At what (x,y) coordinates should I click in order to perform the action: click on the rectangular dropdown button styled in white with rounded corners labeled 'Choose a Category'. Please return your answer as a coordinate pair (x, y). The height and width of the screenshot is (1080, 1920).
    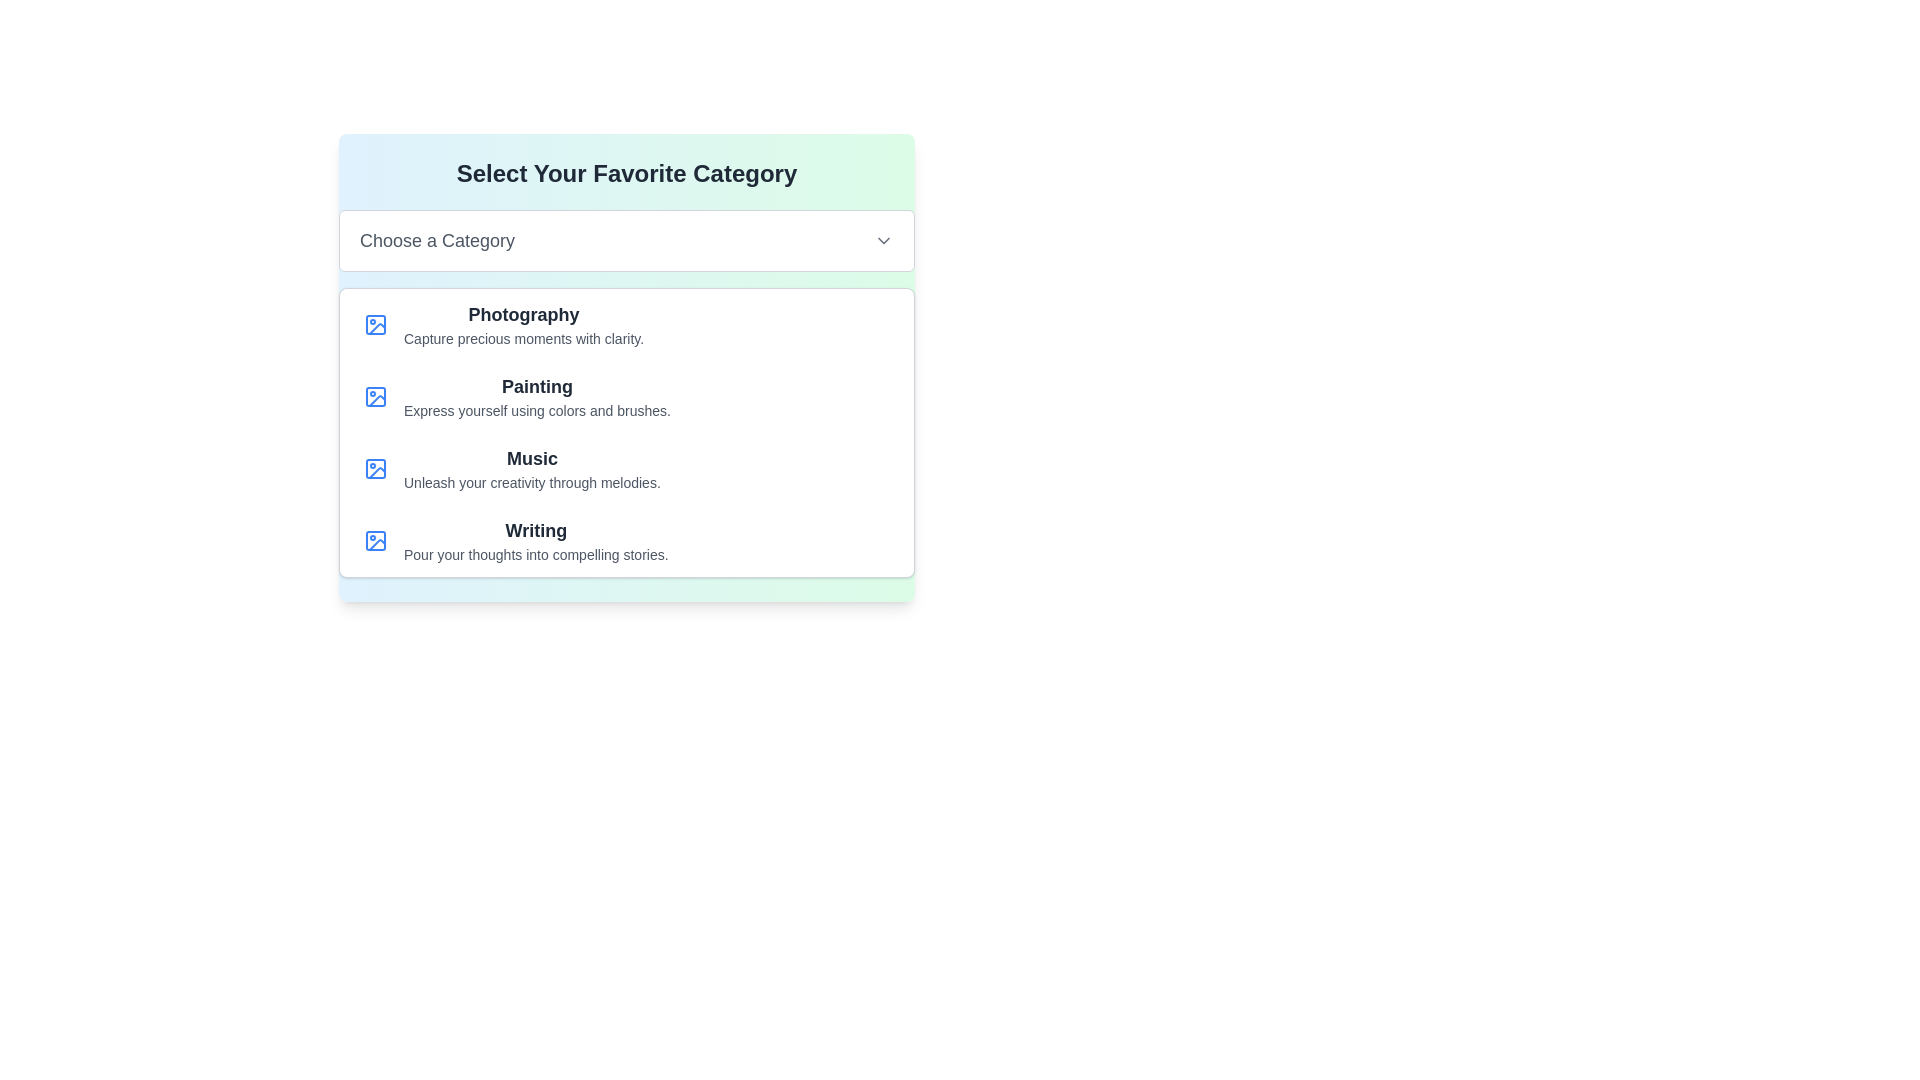
    Looking at the image, I should click on (626, 239).